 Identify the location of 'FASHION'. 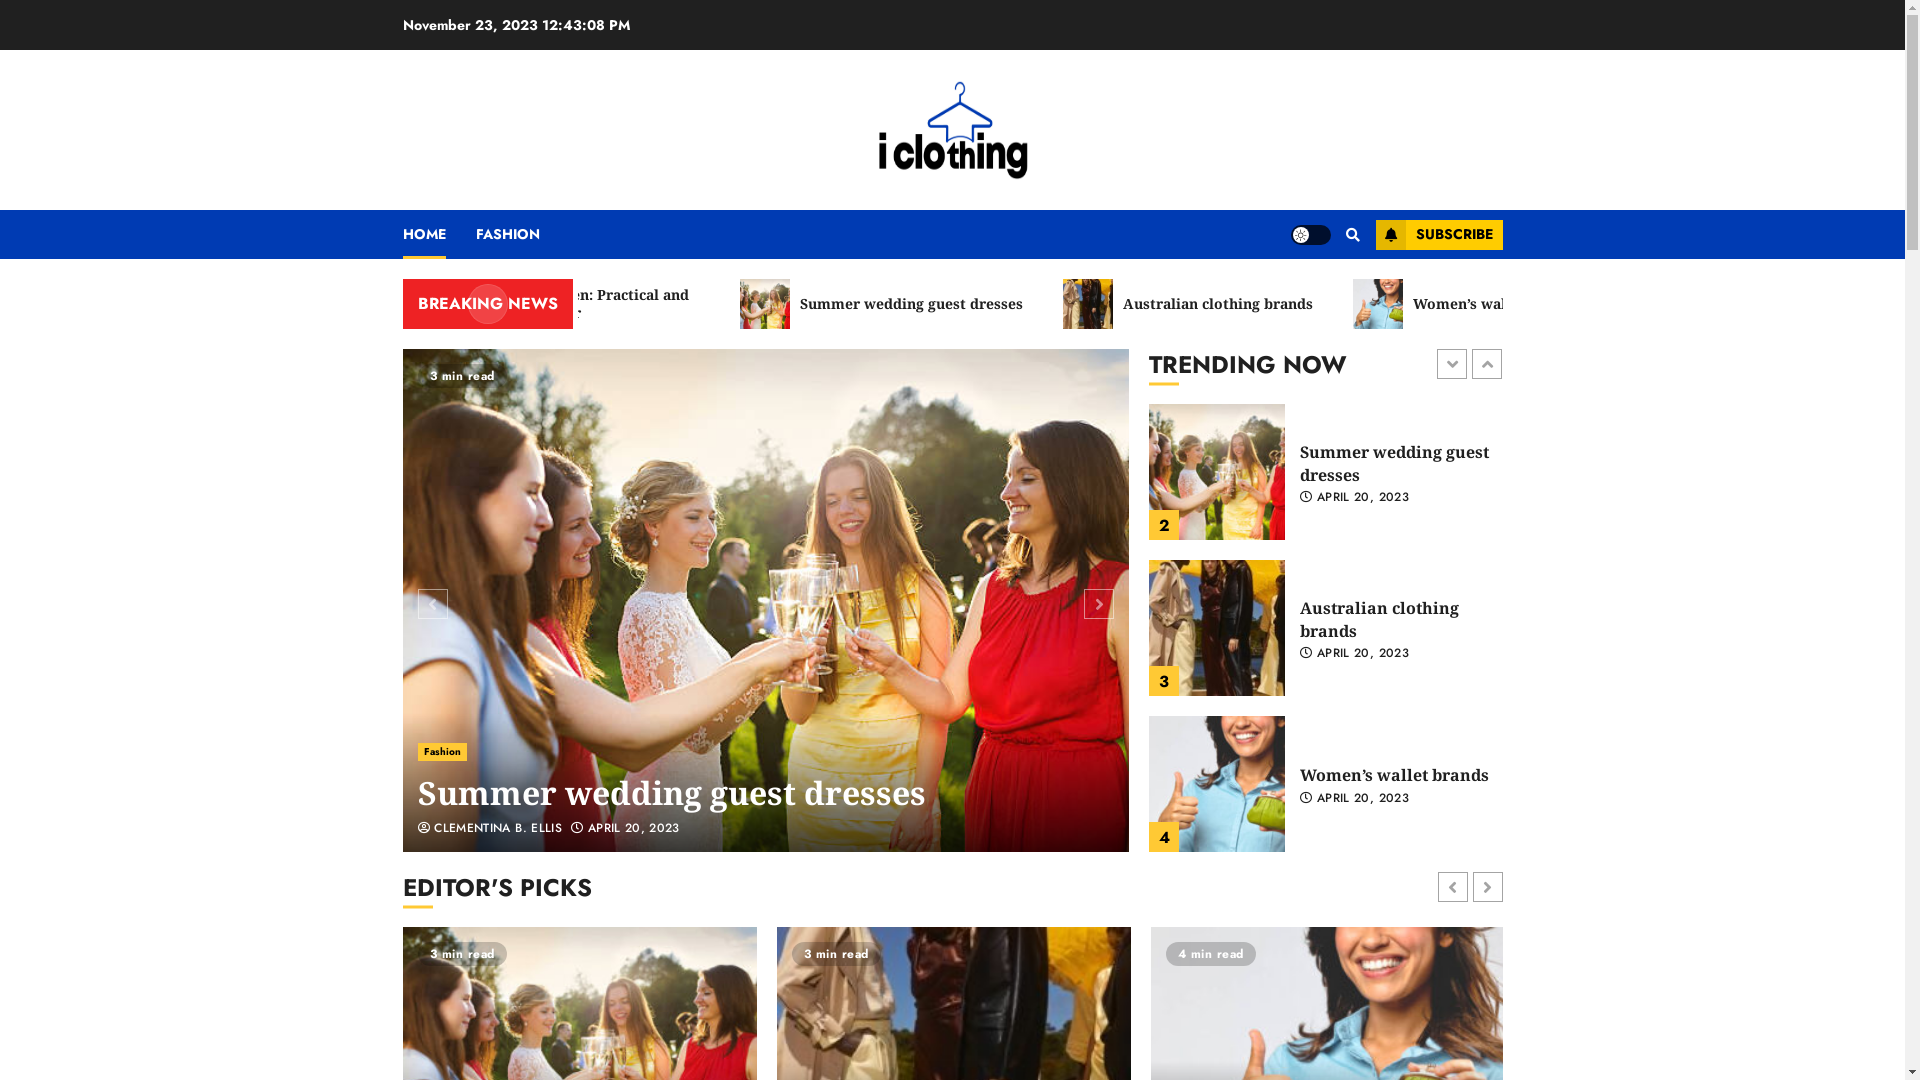
(474, 233).